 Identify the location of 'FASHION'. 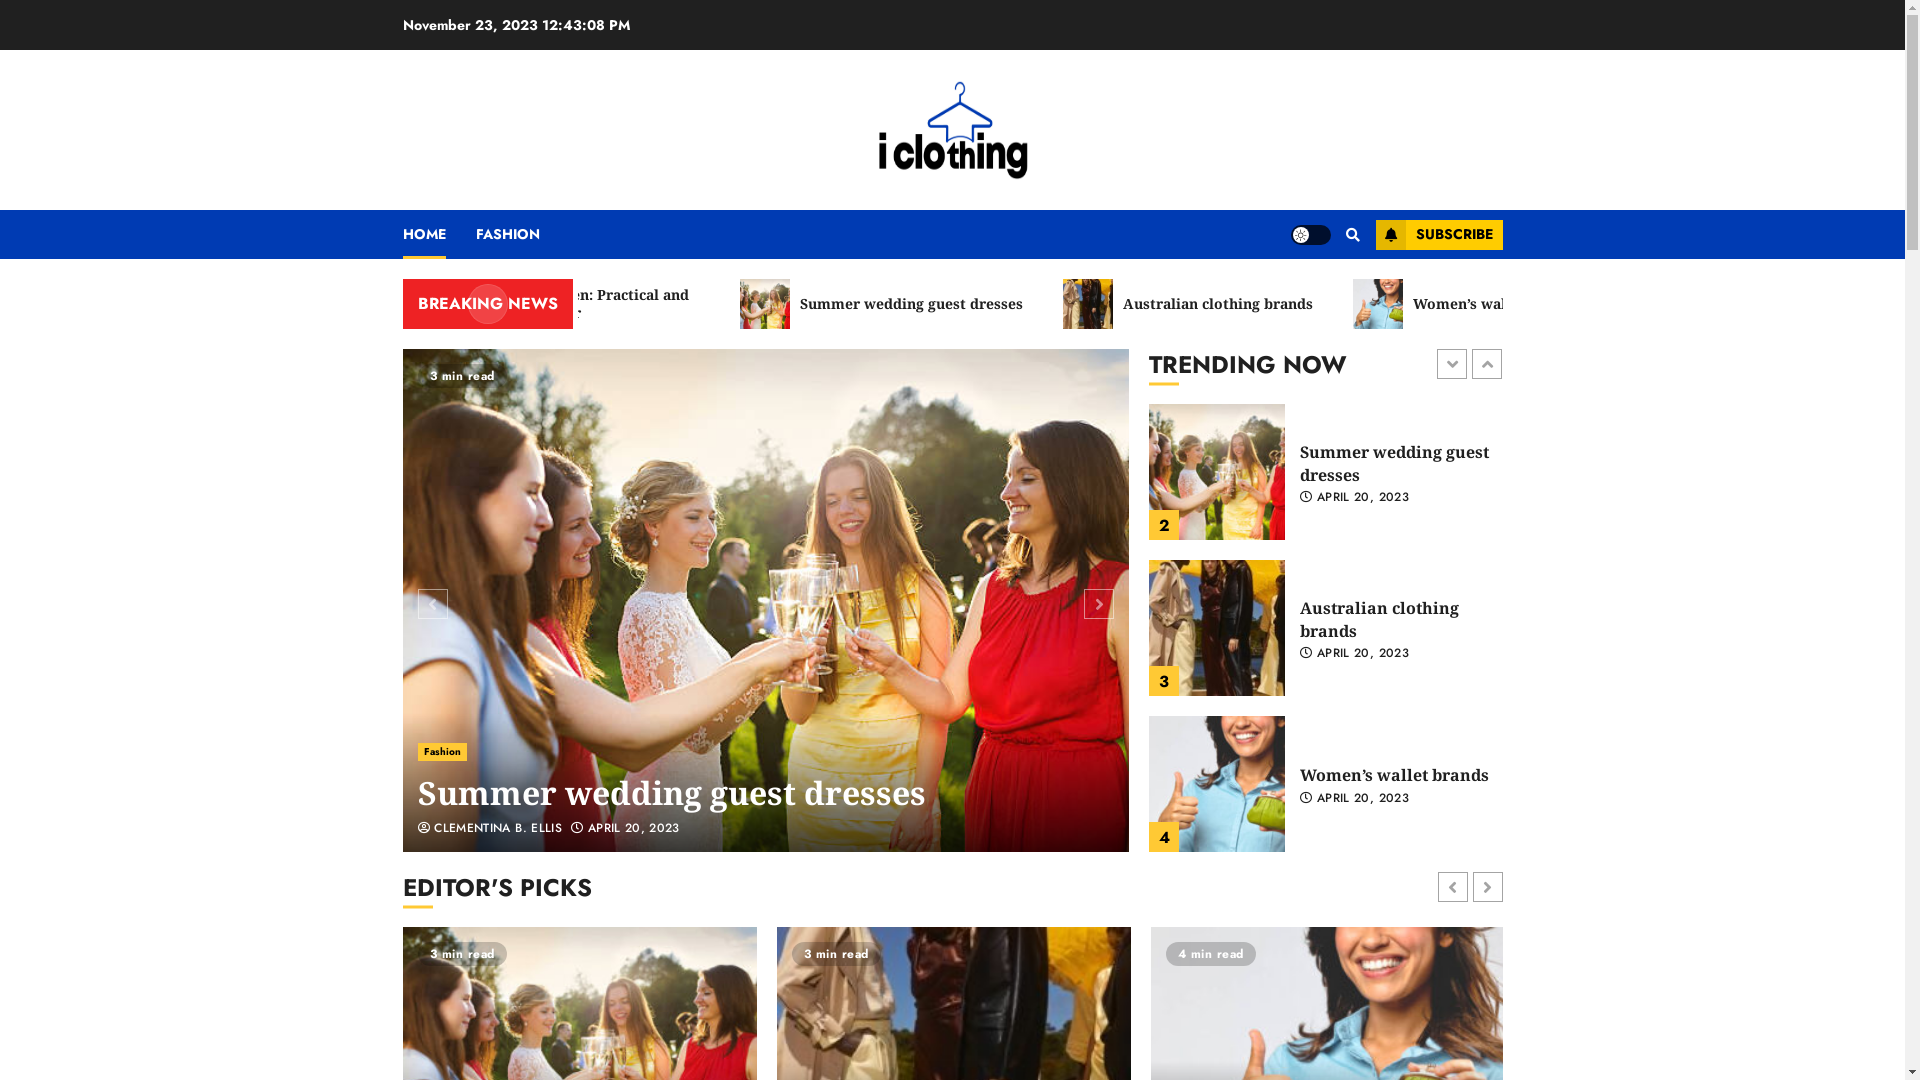
(474, 233).